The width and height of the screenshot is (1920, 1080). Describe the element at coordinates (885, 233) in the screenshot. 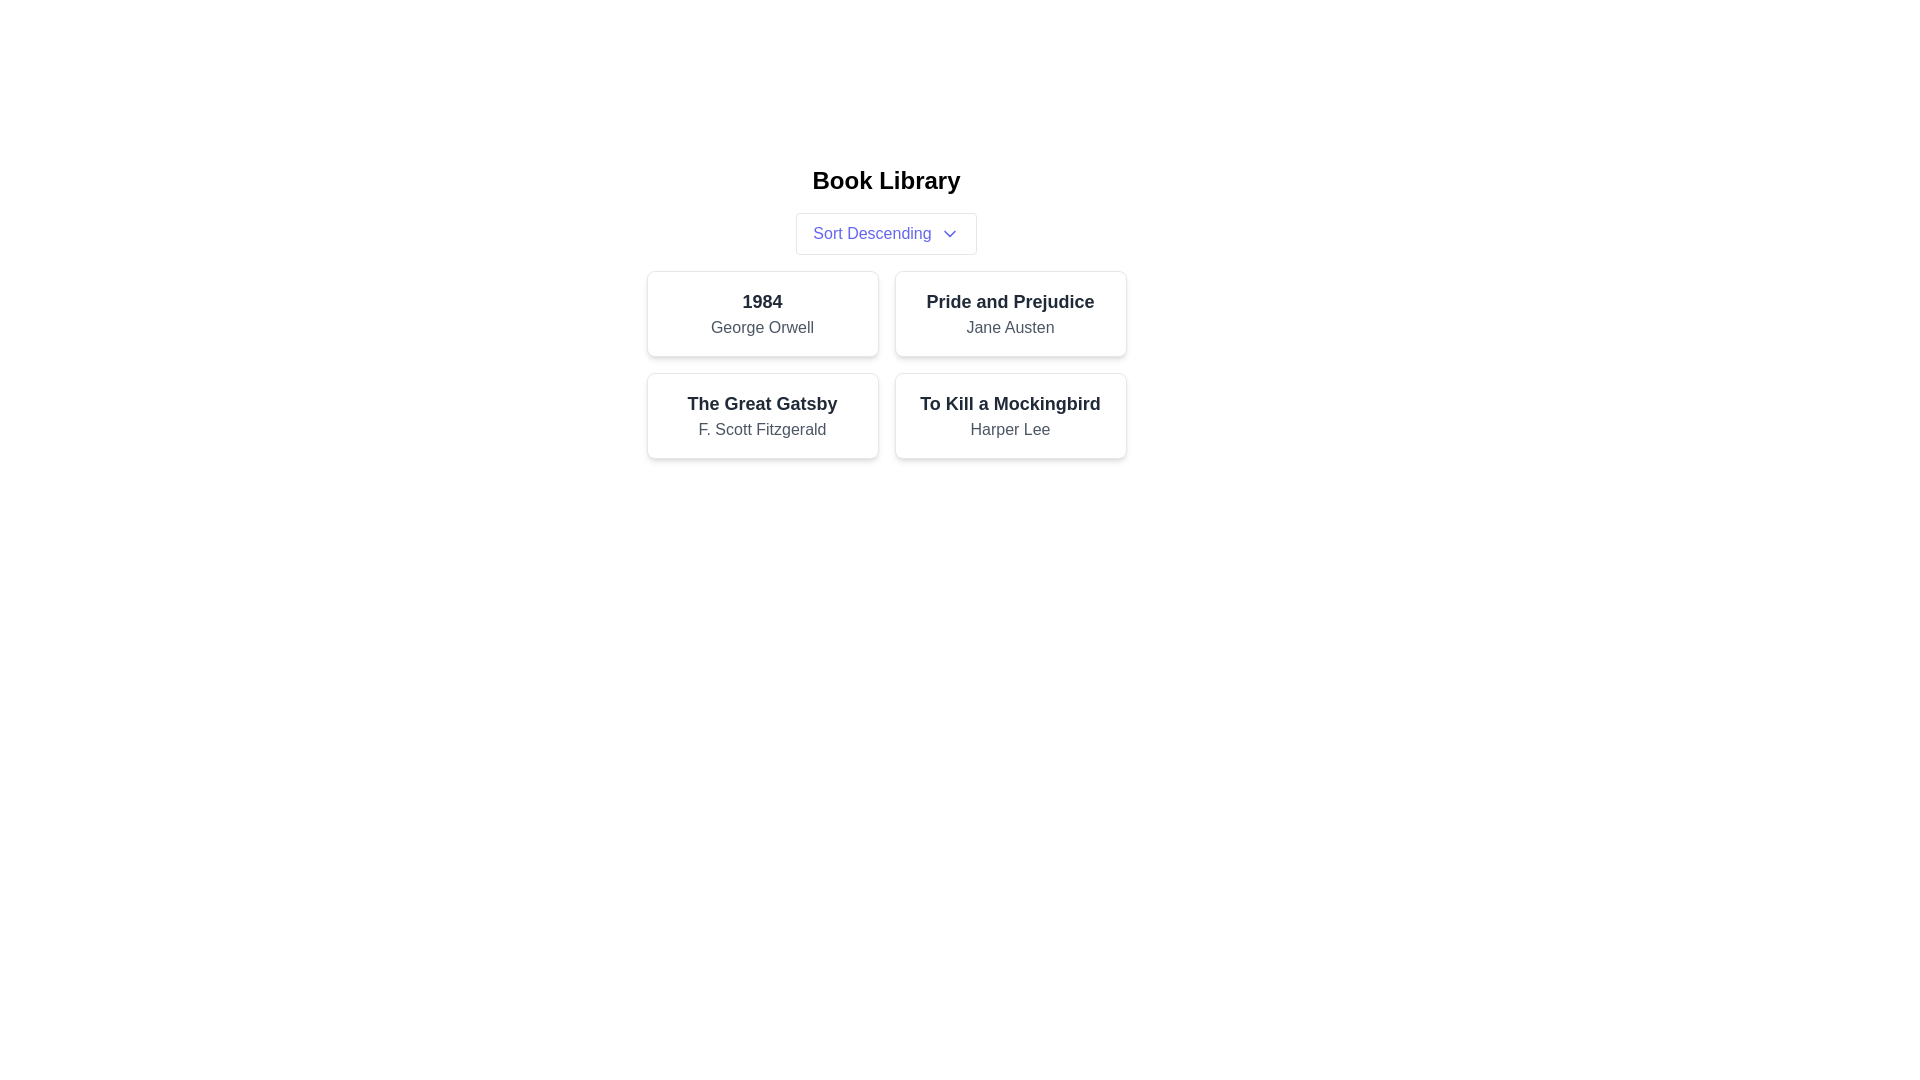

I see `the sorting button located below the 'Book Library' heading to sort the books in descending order` at that location.